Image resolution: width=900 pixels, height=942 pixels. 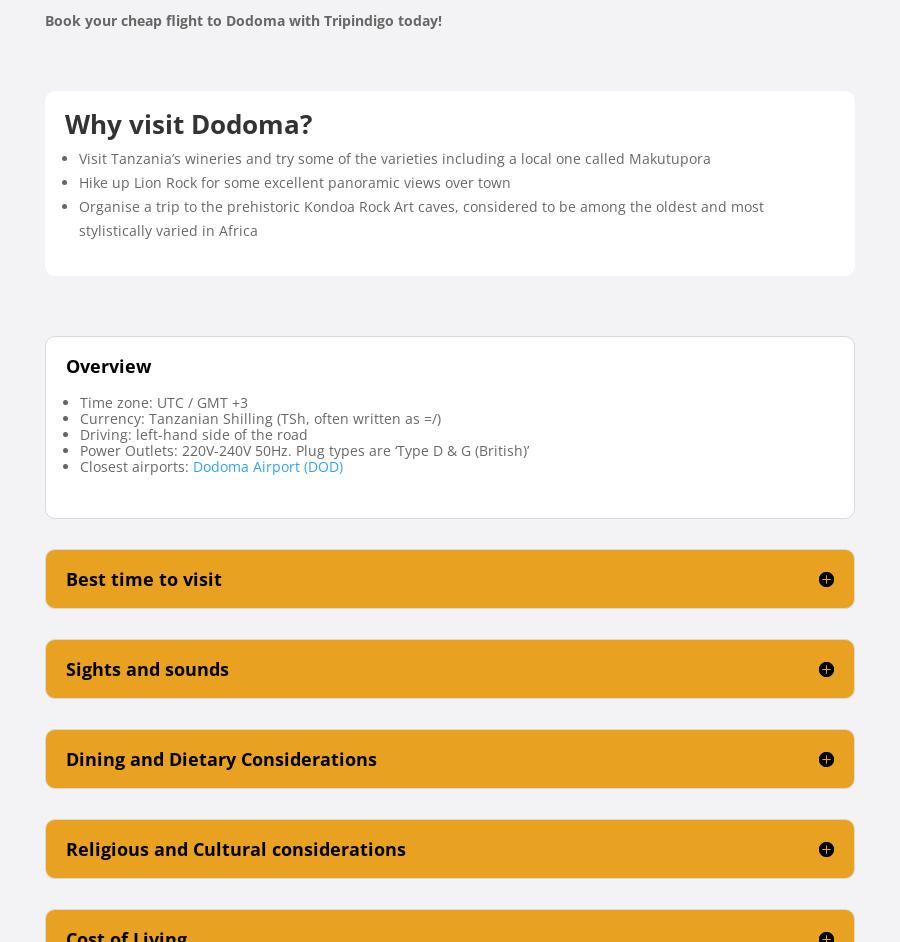 What do you see at coordinates (78, 180) in the screenshot?
I see `'Hike up Lion Rock for some excellent panoramic views over town'` at bounding box center [78, 180].